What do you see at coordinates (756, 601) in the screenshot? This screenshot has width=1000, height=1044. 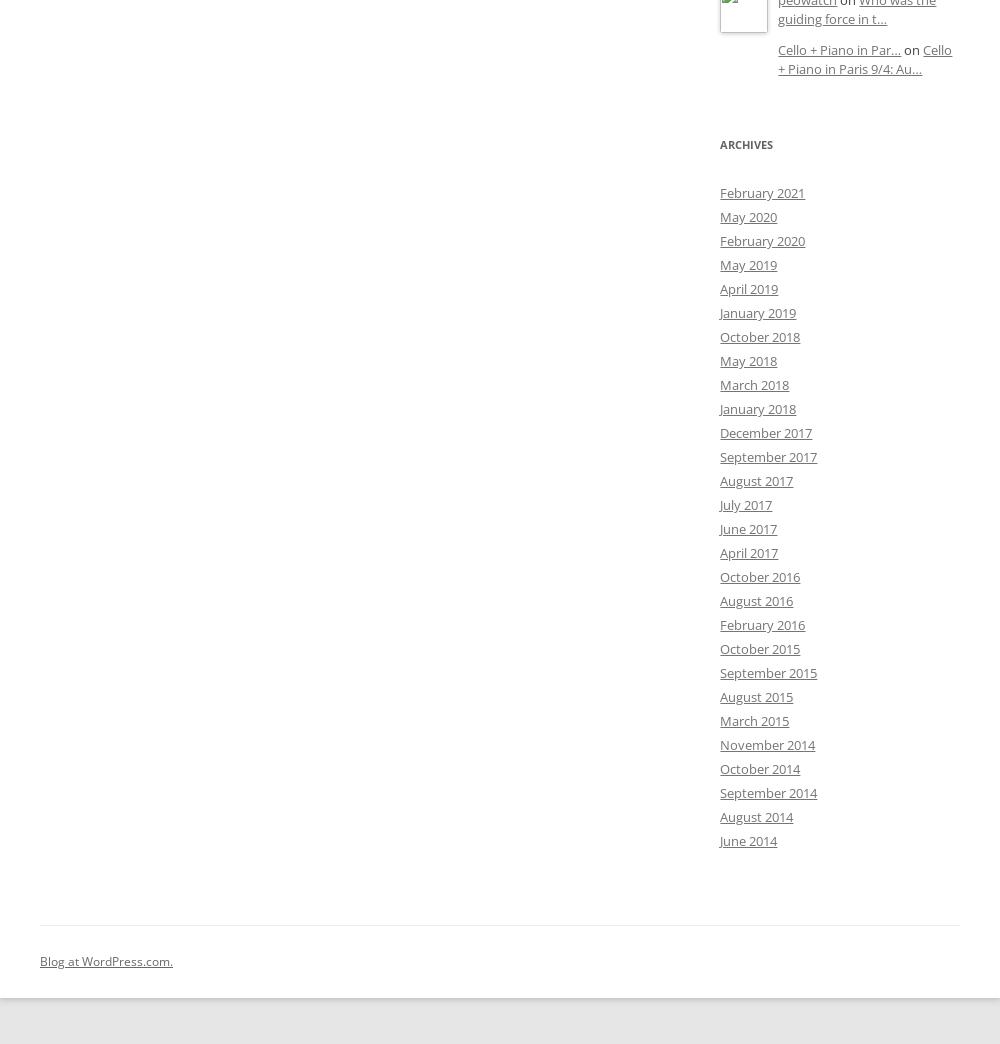 I see `'August 2016'` at bounding box center [756, 601].